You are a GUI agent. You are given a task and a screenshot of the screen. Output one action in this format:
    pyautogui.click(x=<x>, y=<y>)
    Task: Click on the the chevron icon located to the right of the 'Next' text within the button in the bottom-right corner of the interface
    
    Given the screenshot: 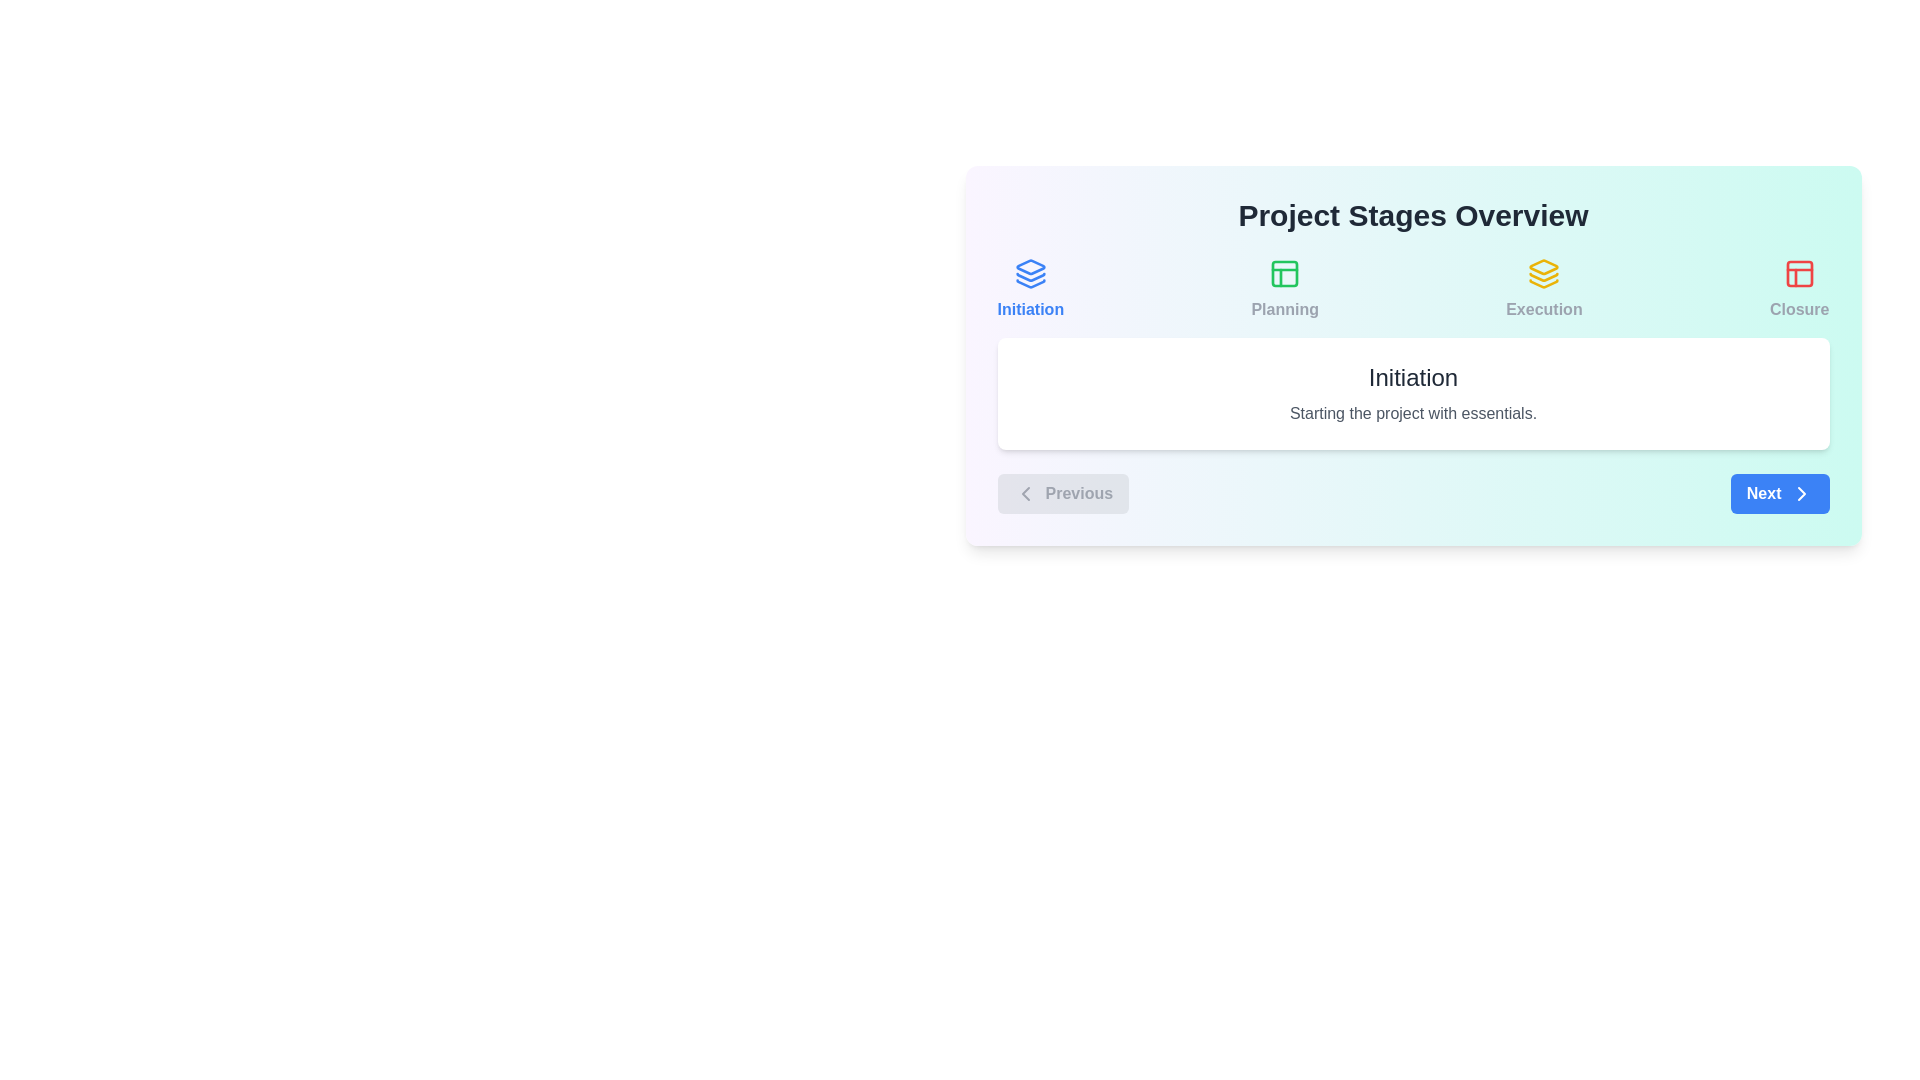 What is the action you would take?
    pyautogui.click(x=1801, y=493)
    